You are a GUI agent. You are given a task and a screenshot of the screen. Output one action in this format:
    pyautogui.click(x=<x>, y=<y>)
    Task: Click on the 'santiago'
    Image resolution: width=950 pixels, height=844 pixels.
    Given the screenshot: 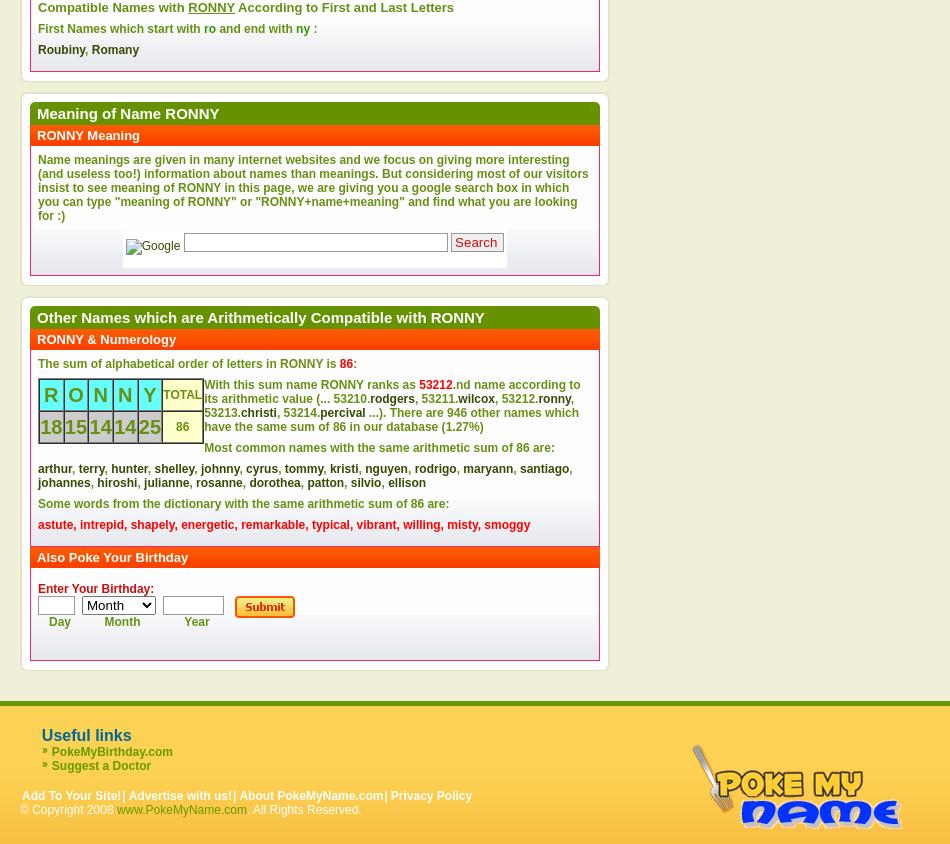 What is the action you would take?
    pyautogui.click(x=544, y=468)
    